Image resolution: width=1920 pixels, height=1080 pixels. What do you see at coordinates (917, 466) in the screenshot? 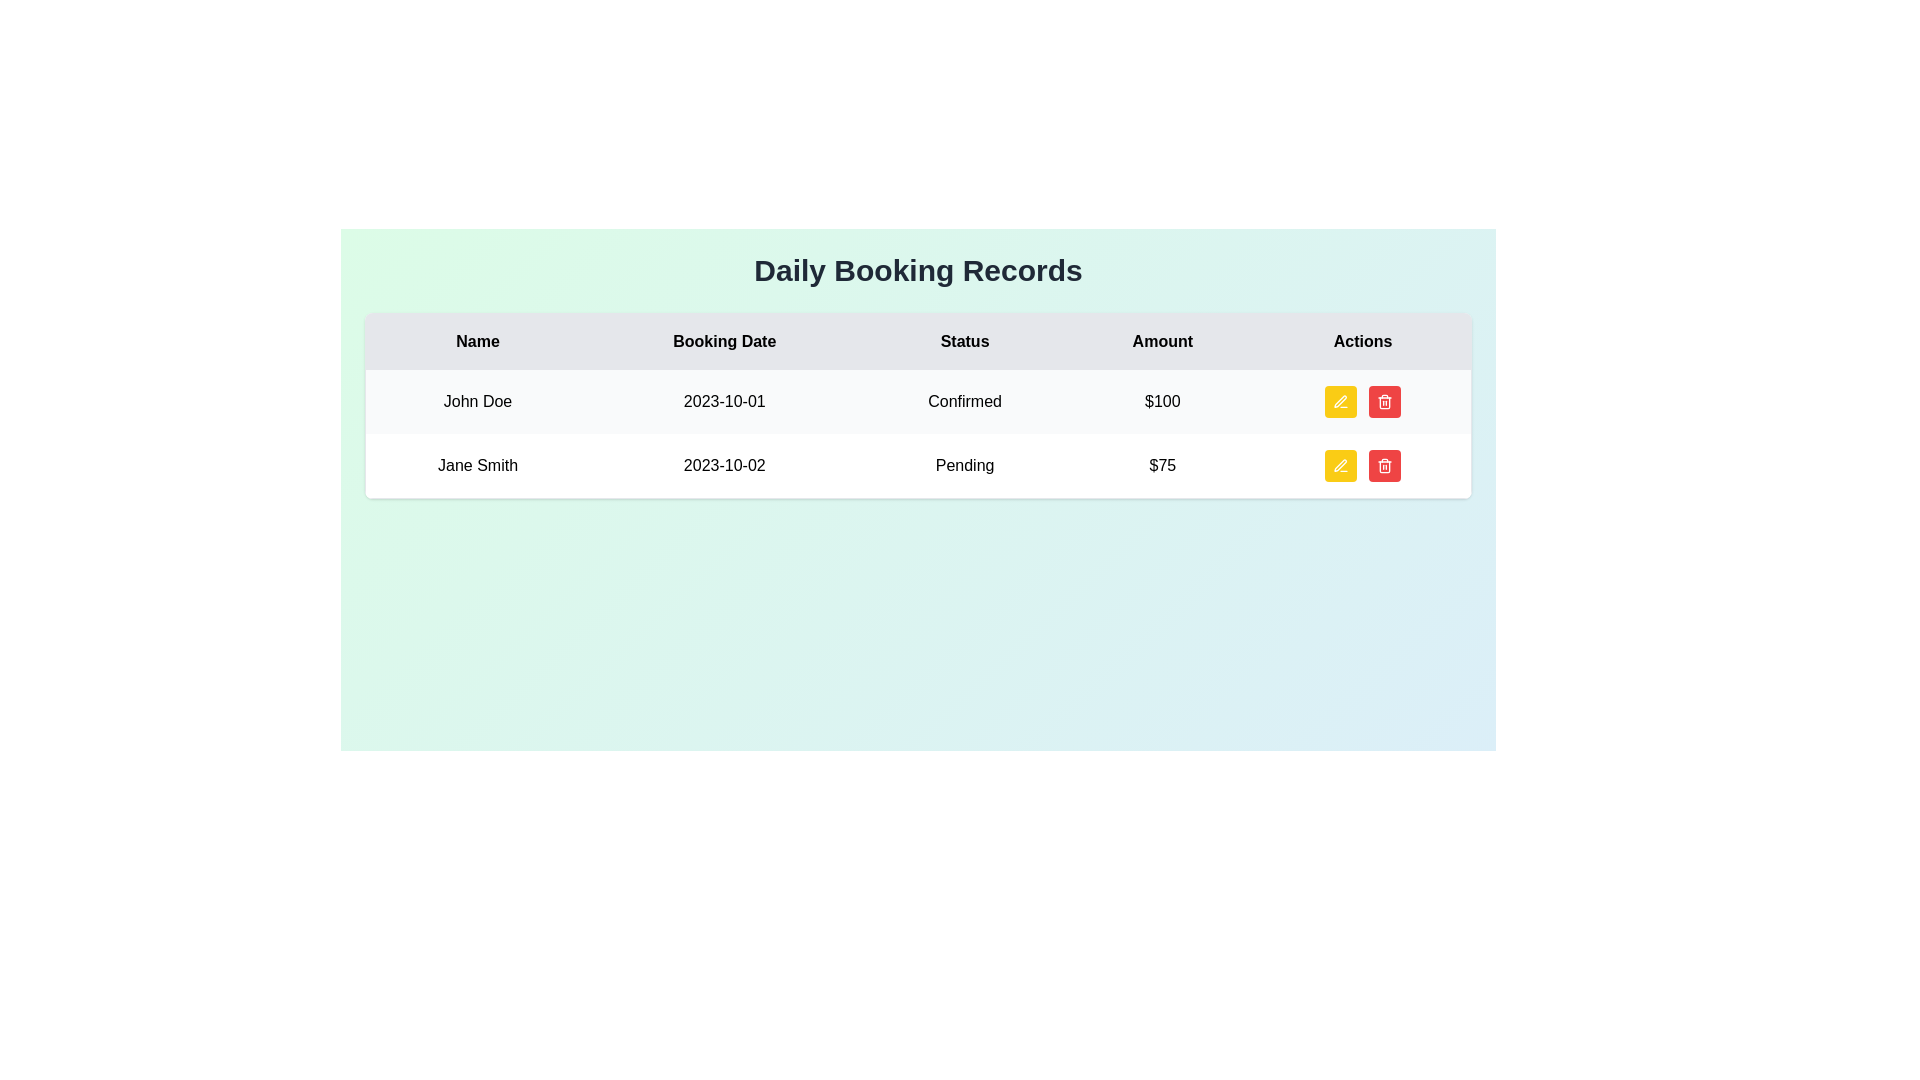
I see `to select the second row in the table containing booking record details for 'Jane Smith', with the date '2023-10-02', status 'Pending', and amount '$75'` at bounding box center [917, 466].